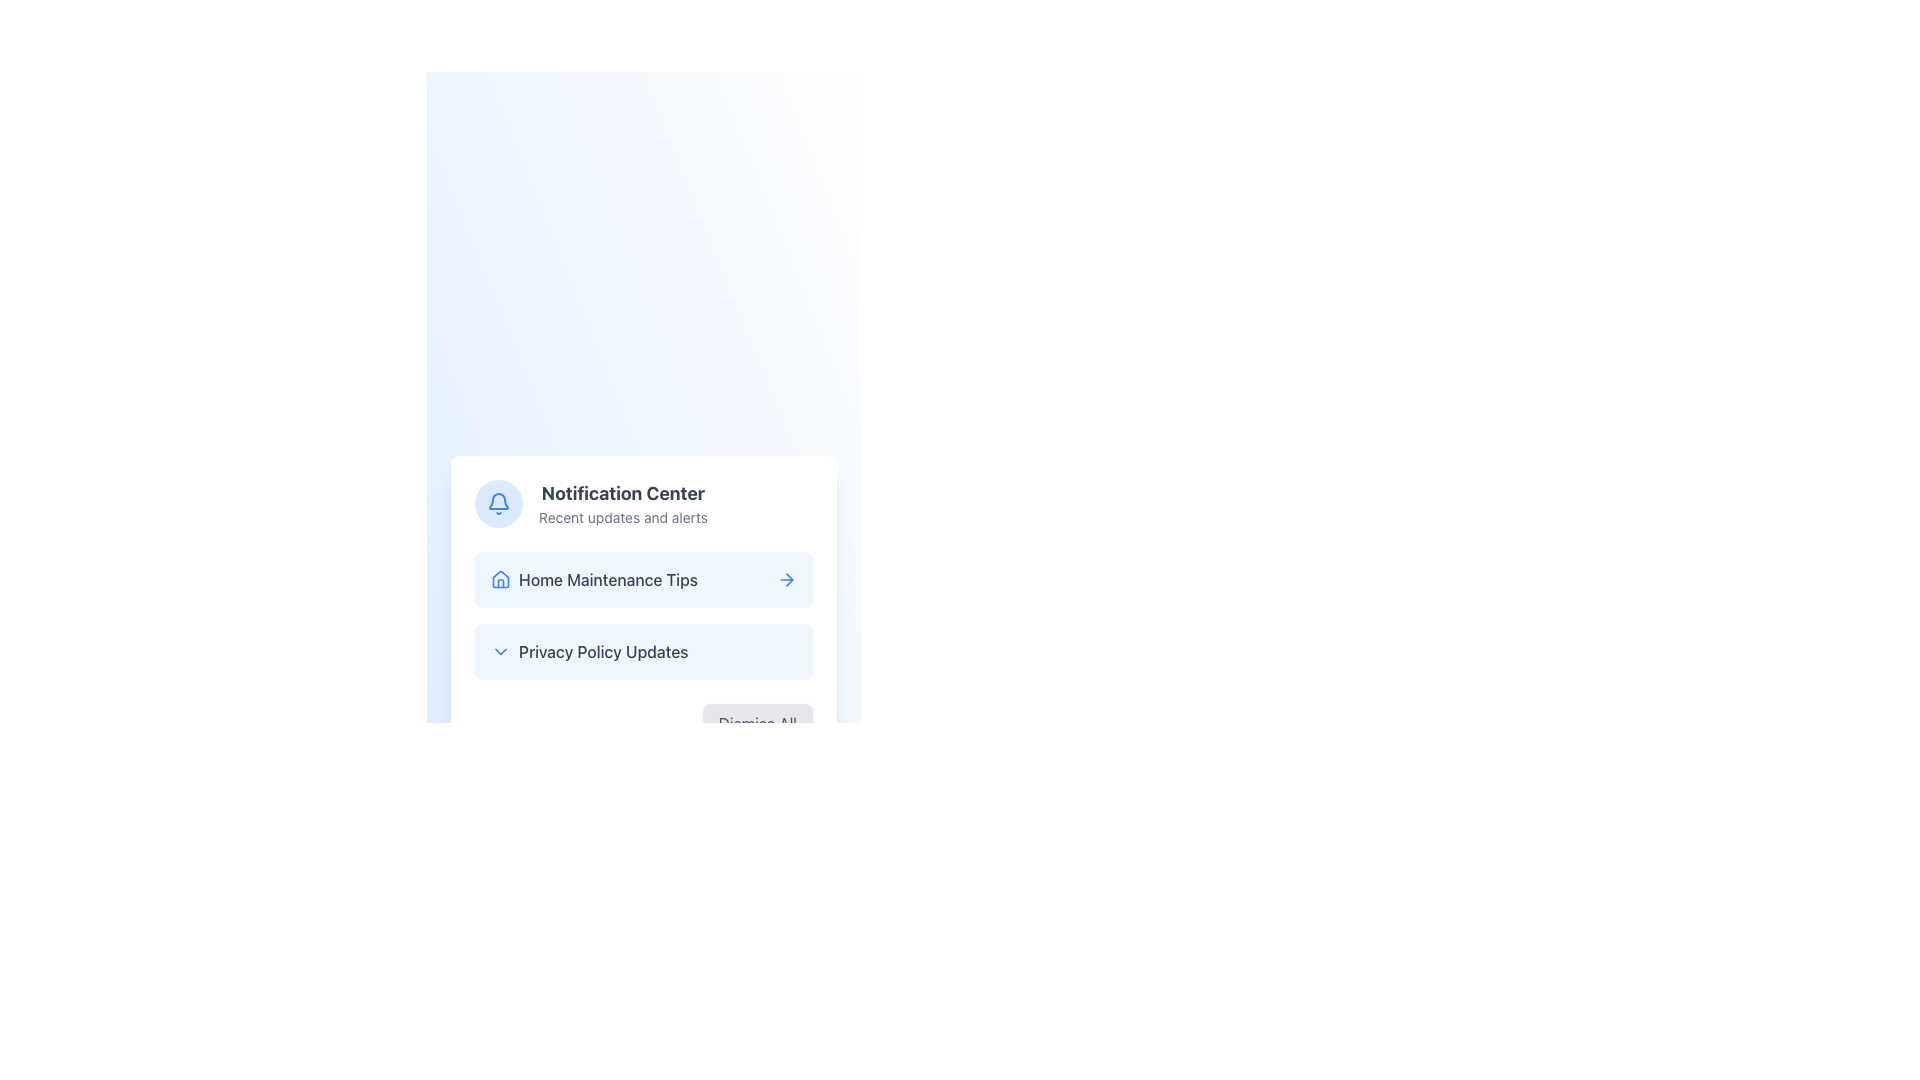 The image size is (1920, 1080). Describe the element at coordinates (643, 651) in the screenshot. I see `the 'Privacy Policy Updates' Collapsible List Item Header` at that location.